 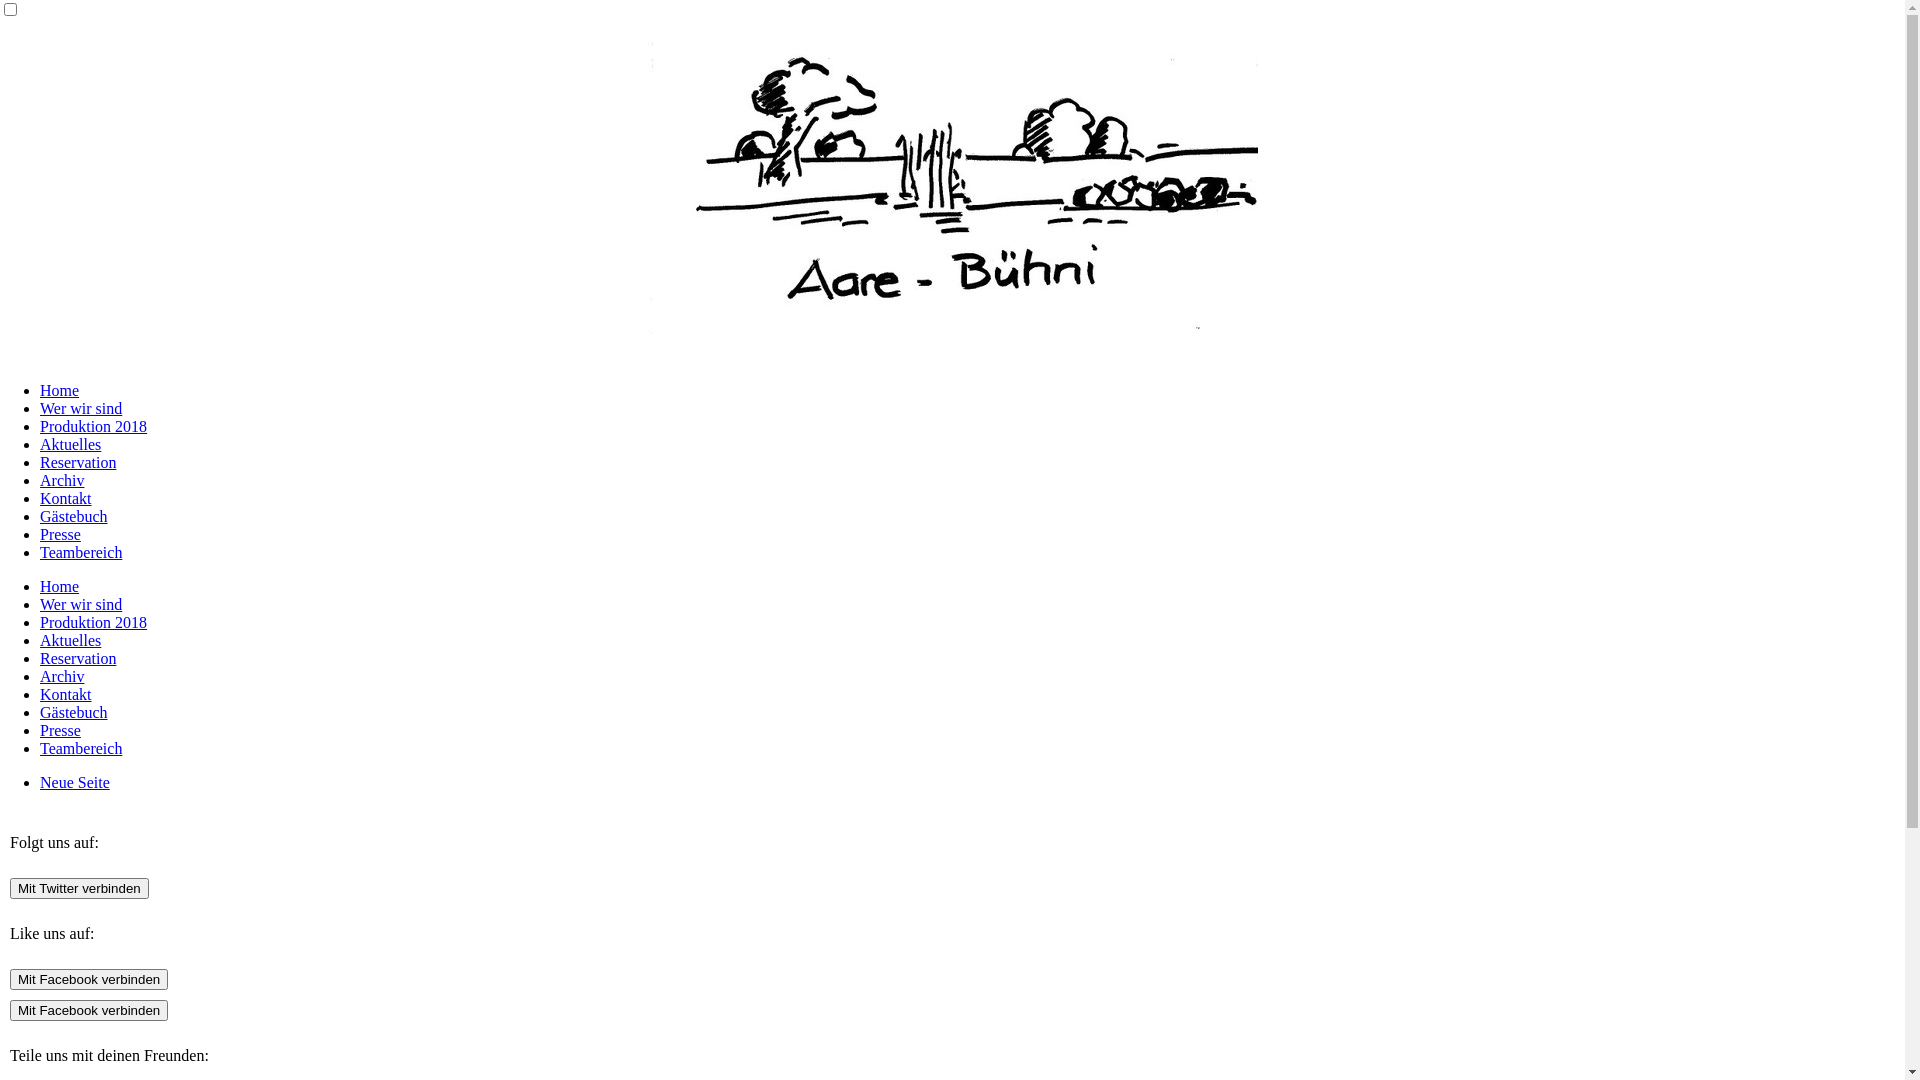 I want to click on 'Neue Seite', so click(x=75, y=781).